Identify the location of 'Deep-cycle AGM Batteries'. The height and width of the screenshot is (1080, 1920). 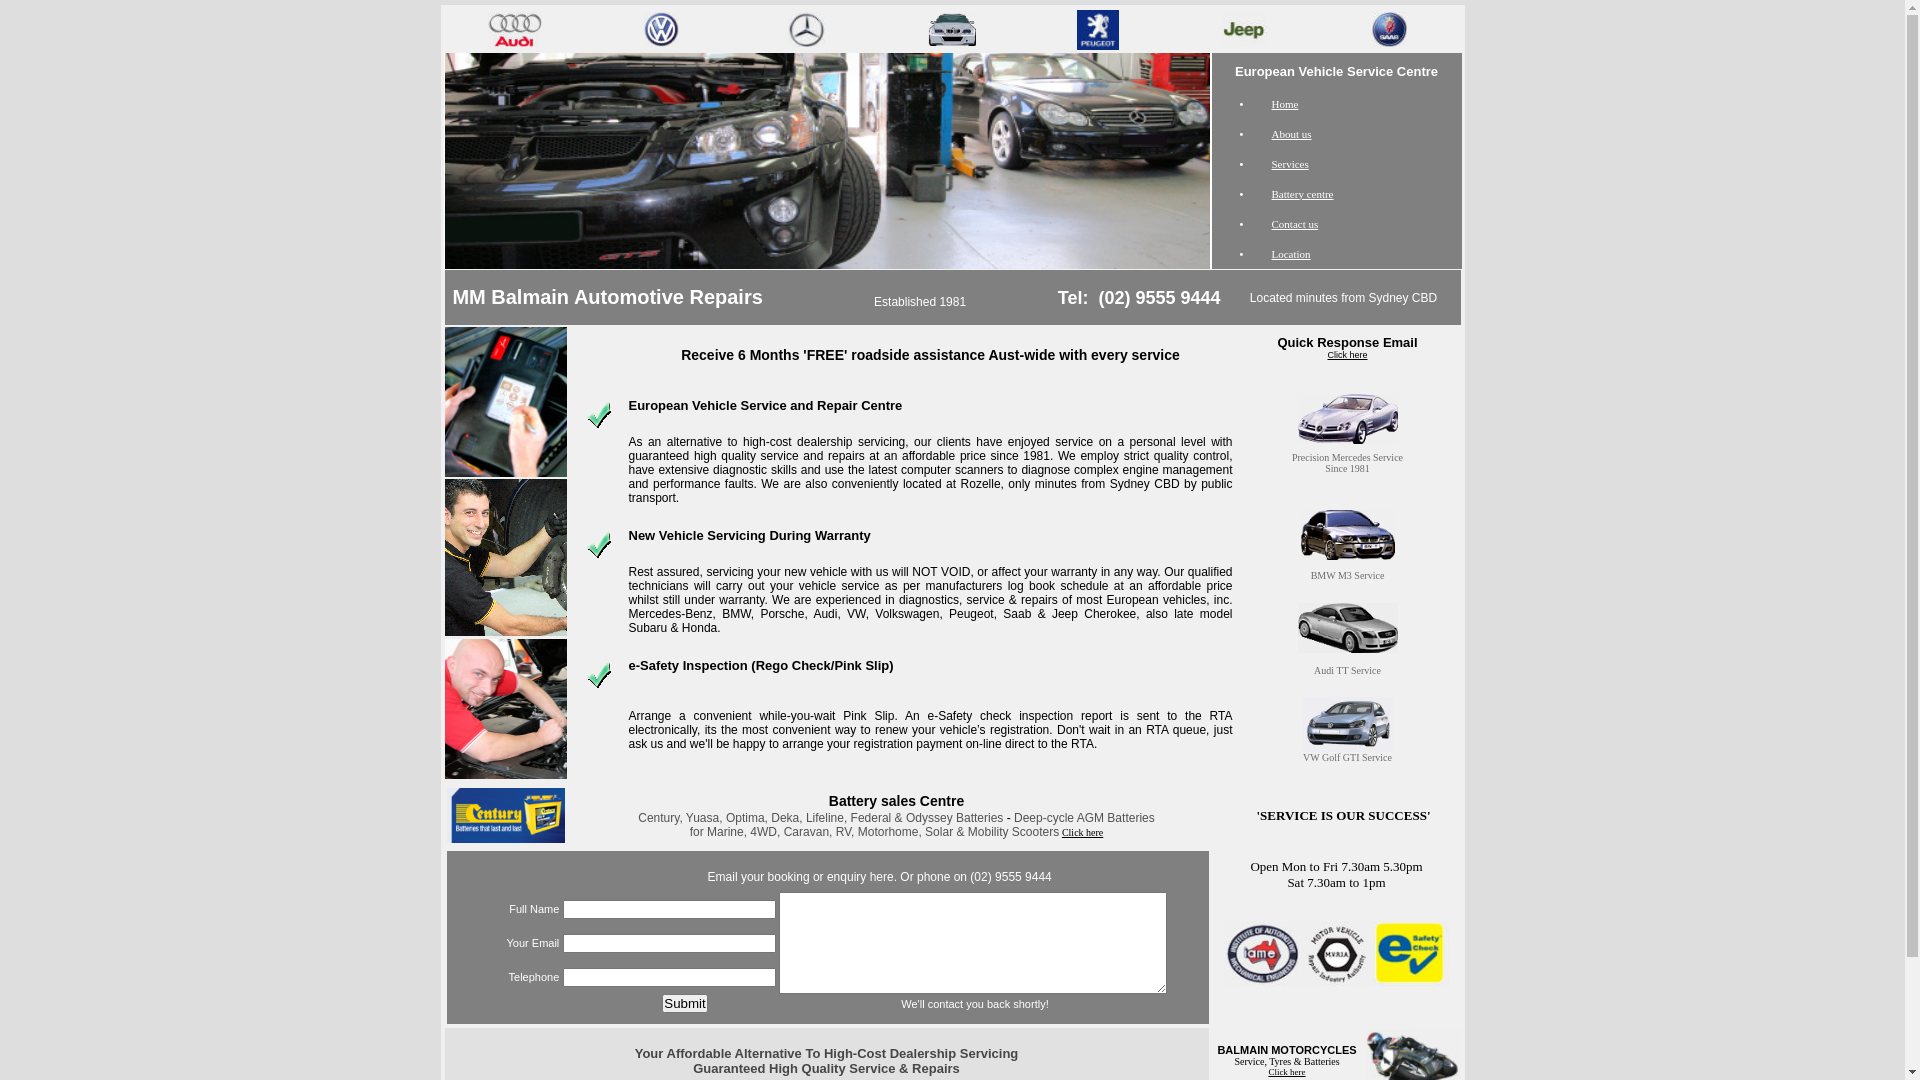
(1083, 817).